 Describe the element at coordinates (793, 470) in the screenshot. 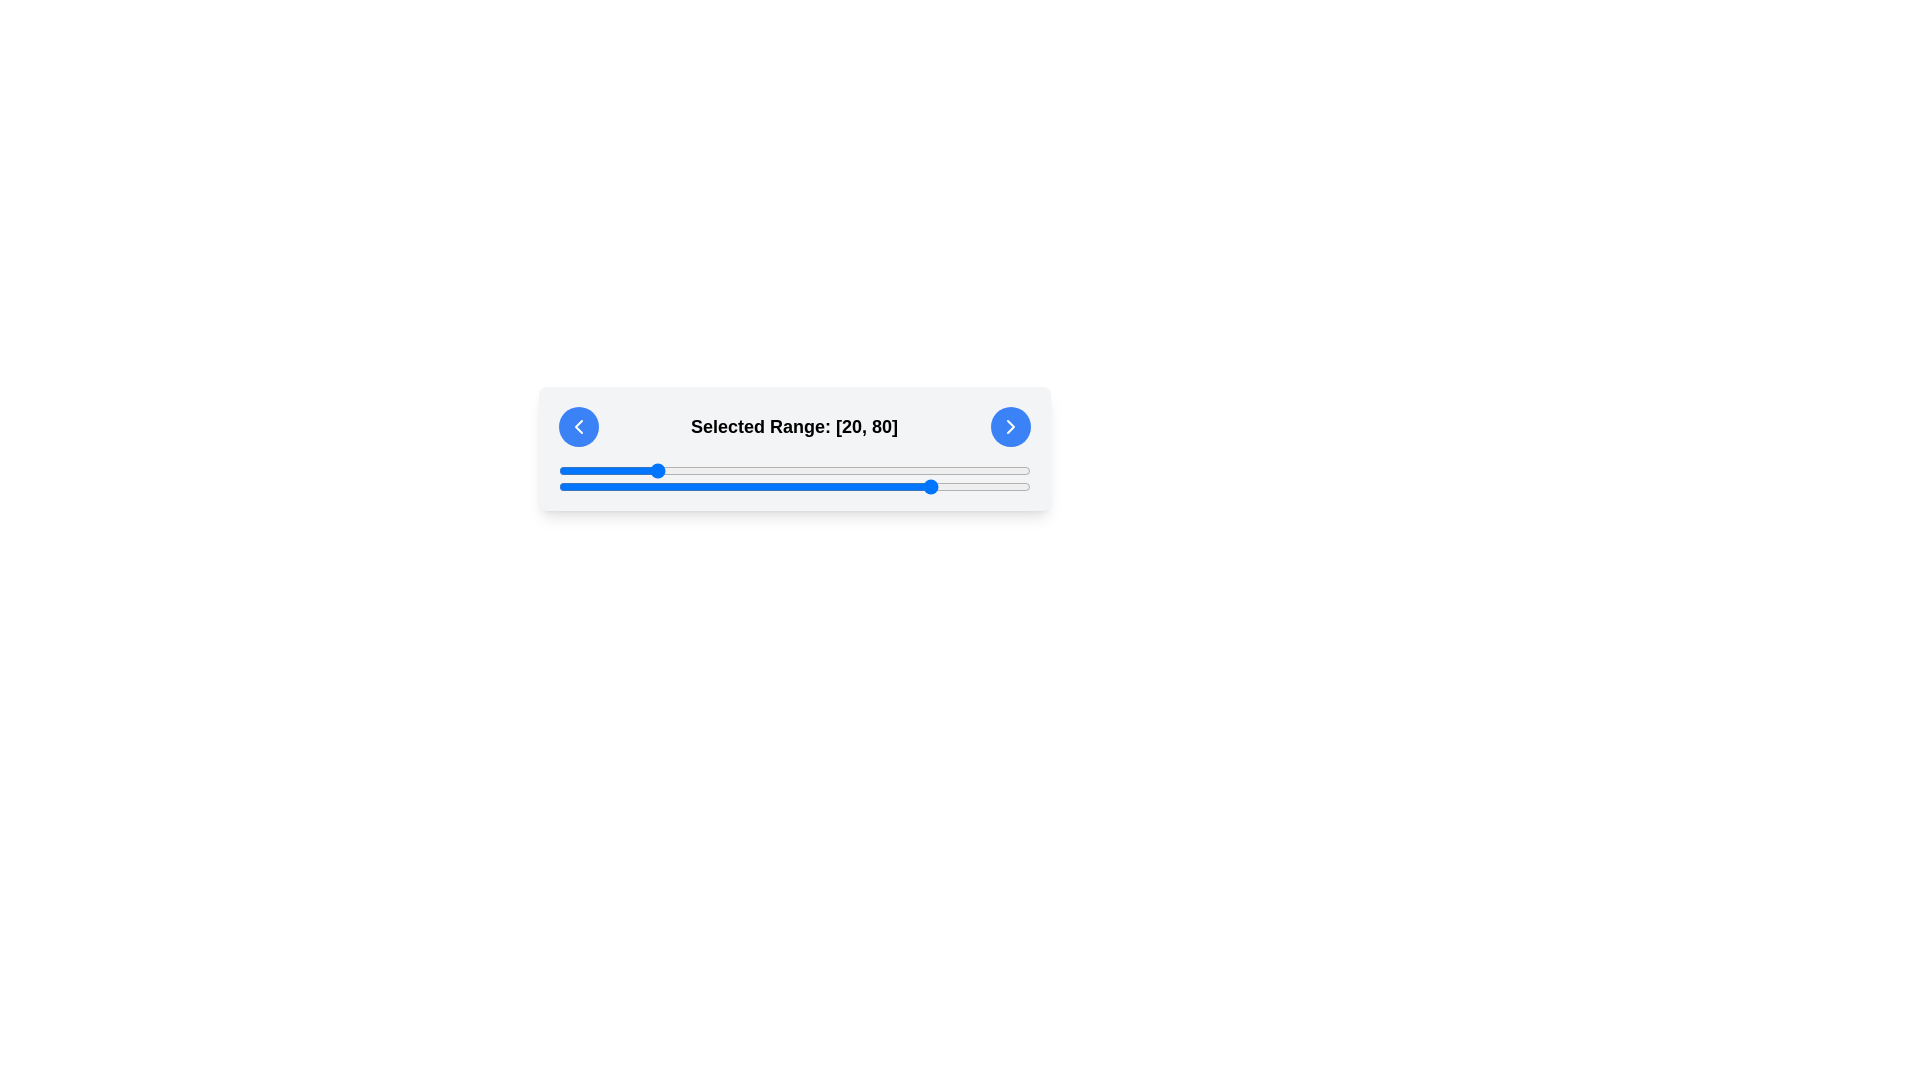

I see `the blue slider knob of the first range slider located beneath the 'Selected Range: [20, 80]' text to move it` at that location.